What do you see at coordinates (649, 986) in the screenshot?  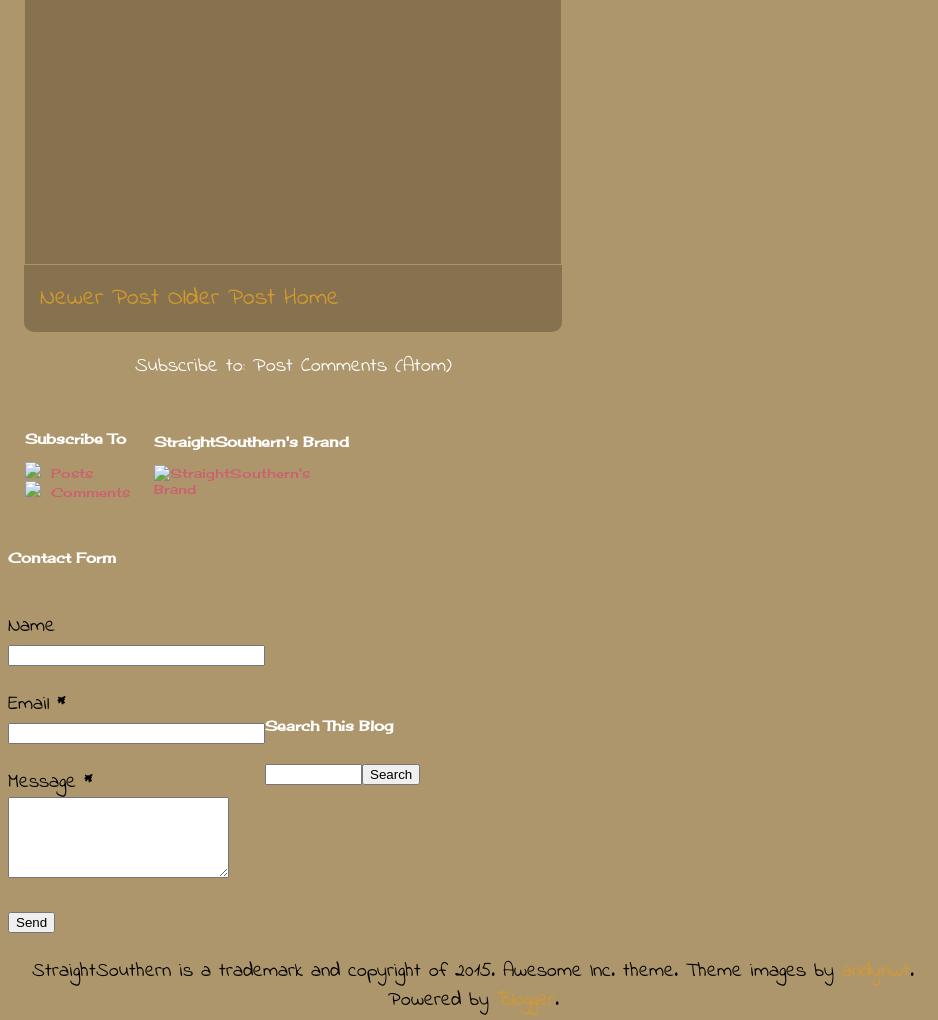 I see `'. Powered by'` at bounding box center [649, 986].